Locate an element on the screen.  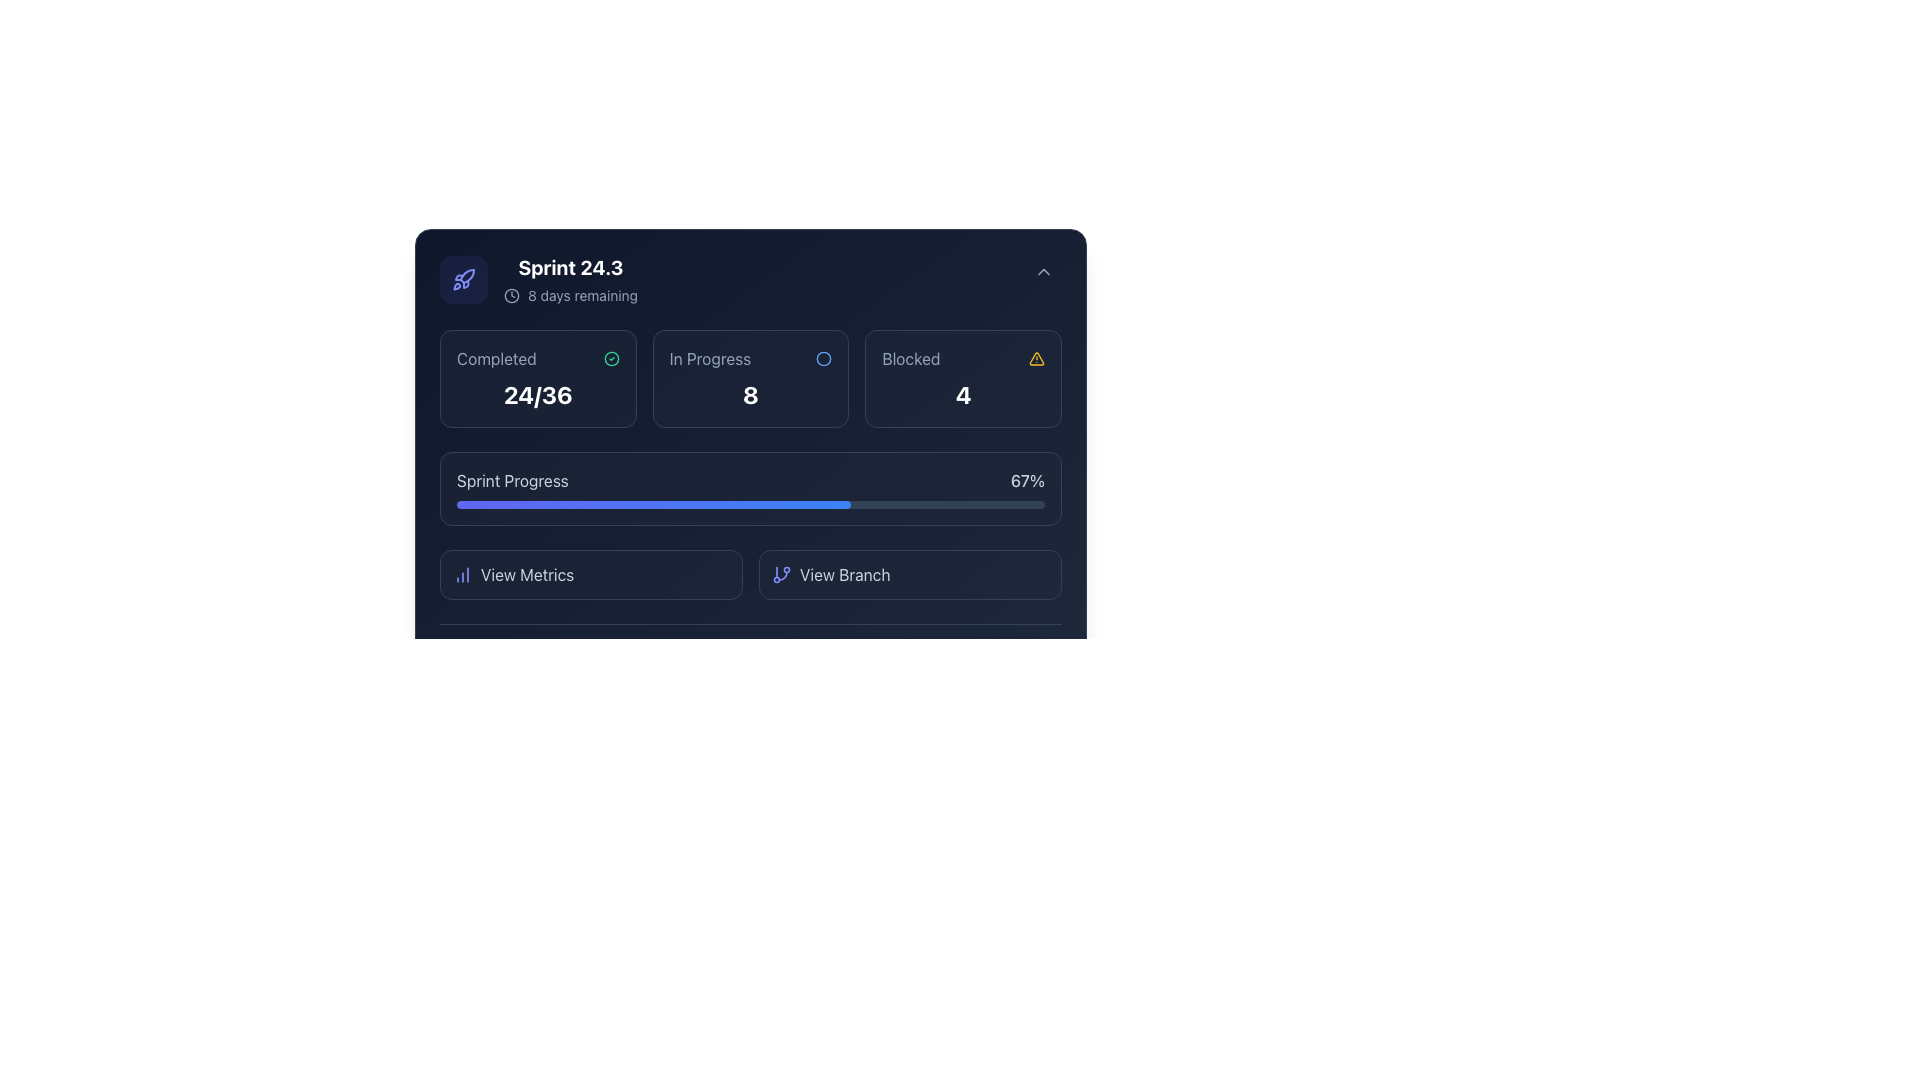
the circular status icon indicating 'In Progress', which is centered above the number '8' is located at coordinates (824, 357).